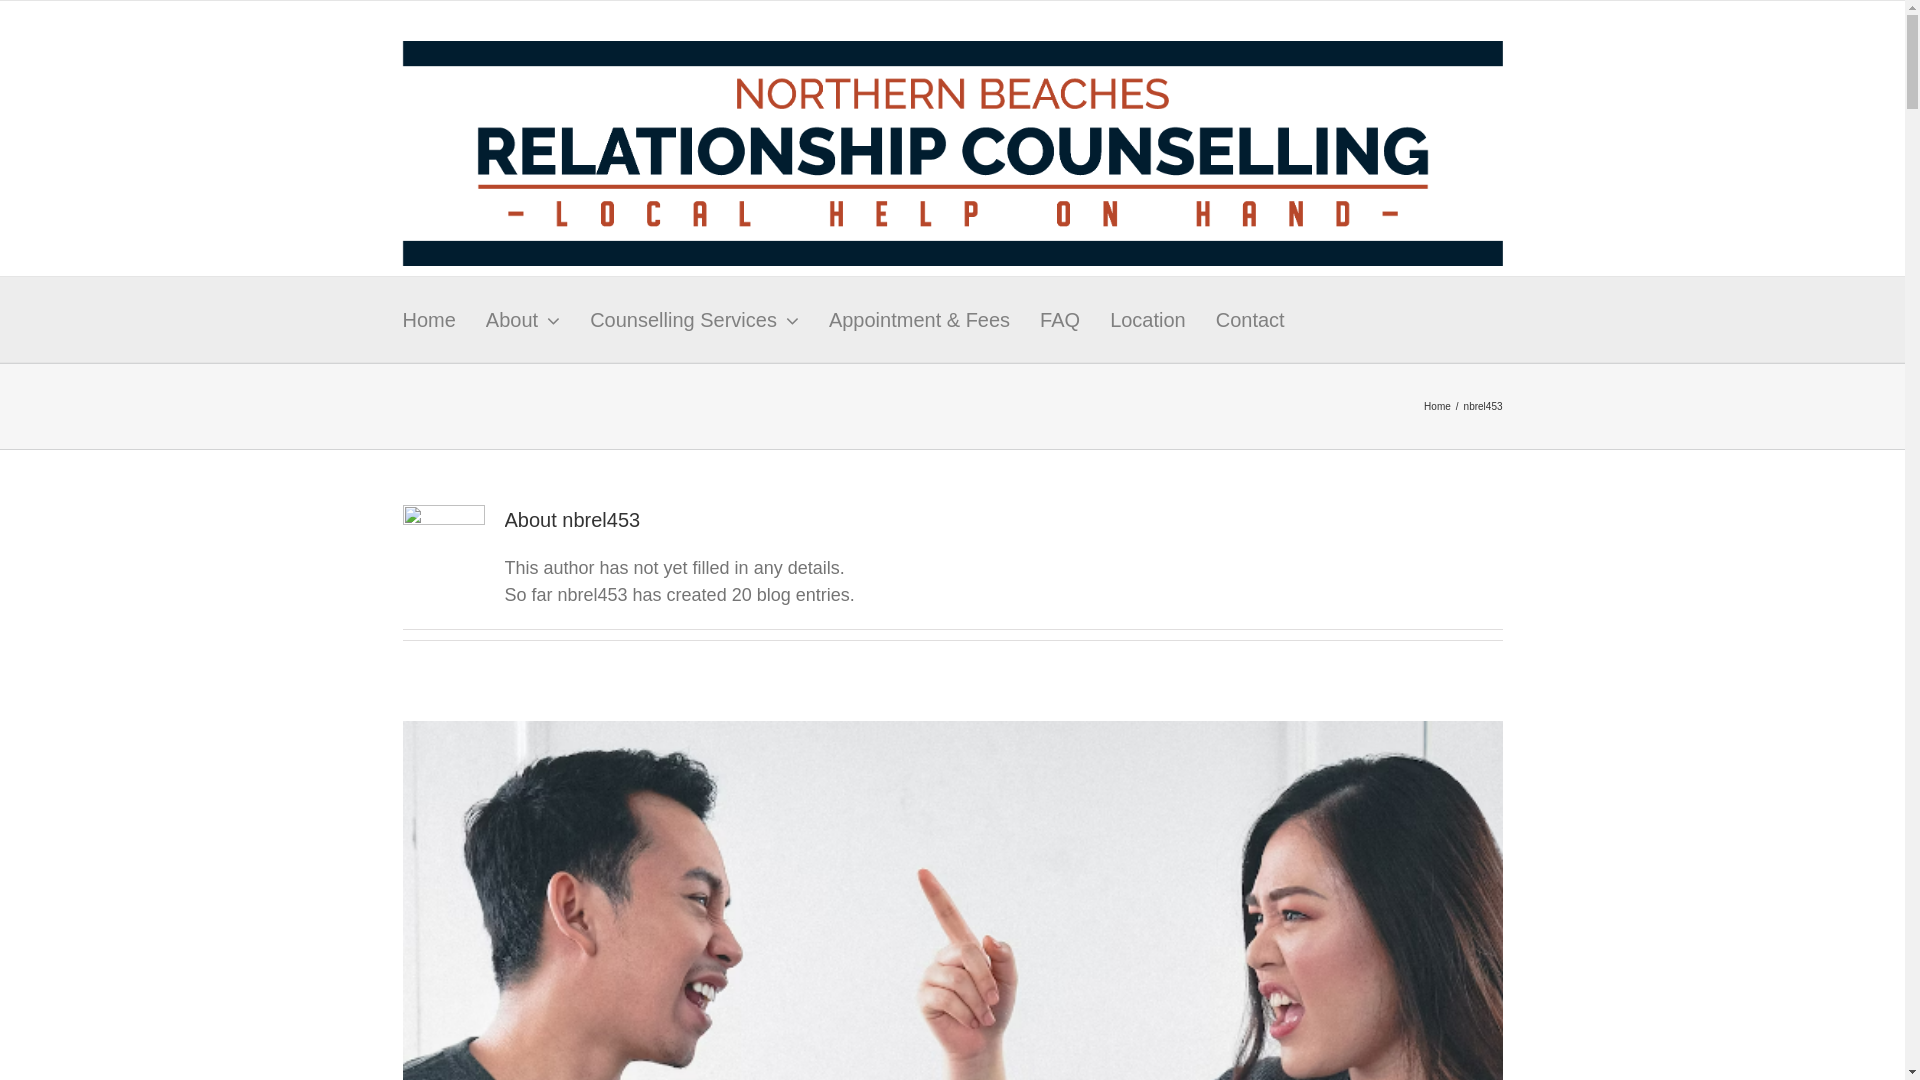 The width and height of the screenshot is (1920, 1080). I want to click on 'Counselling Services', so click(589, 318).